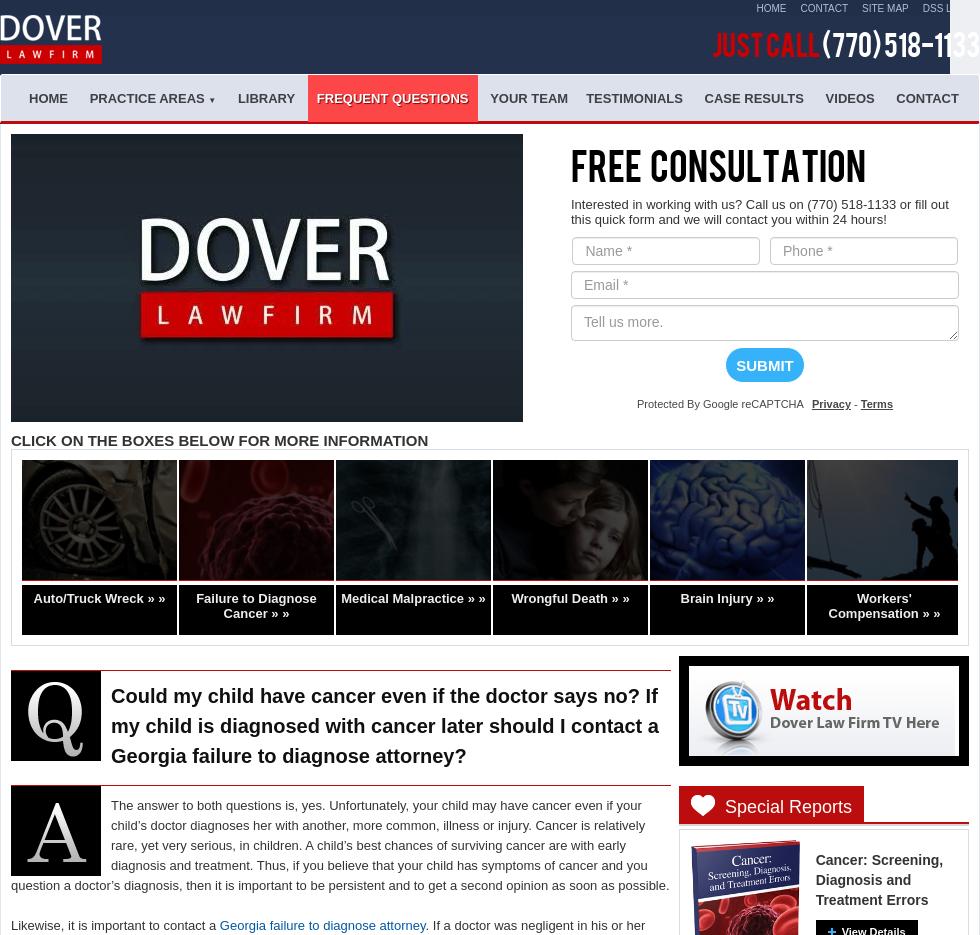 Image resolution: width=980 pixels, height=935 pixels. Describe the element at coordinates (926, 97) in the screenshot. I see `'Contact'` at that location.